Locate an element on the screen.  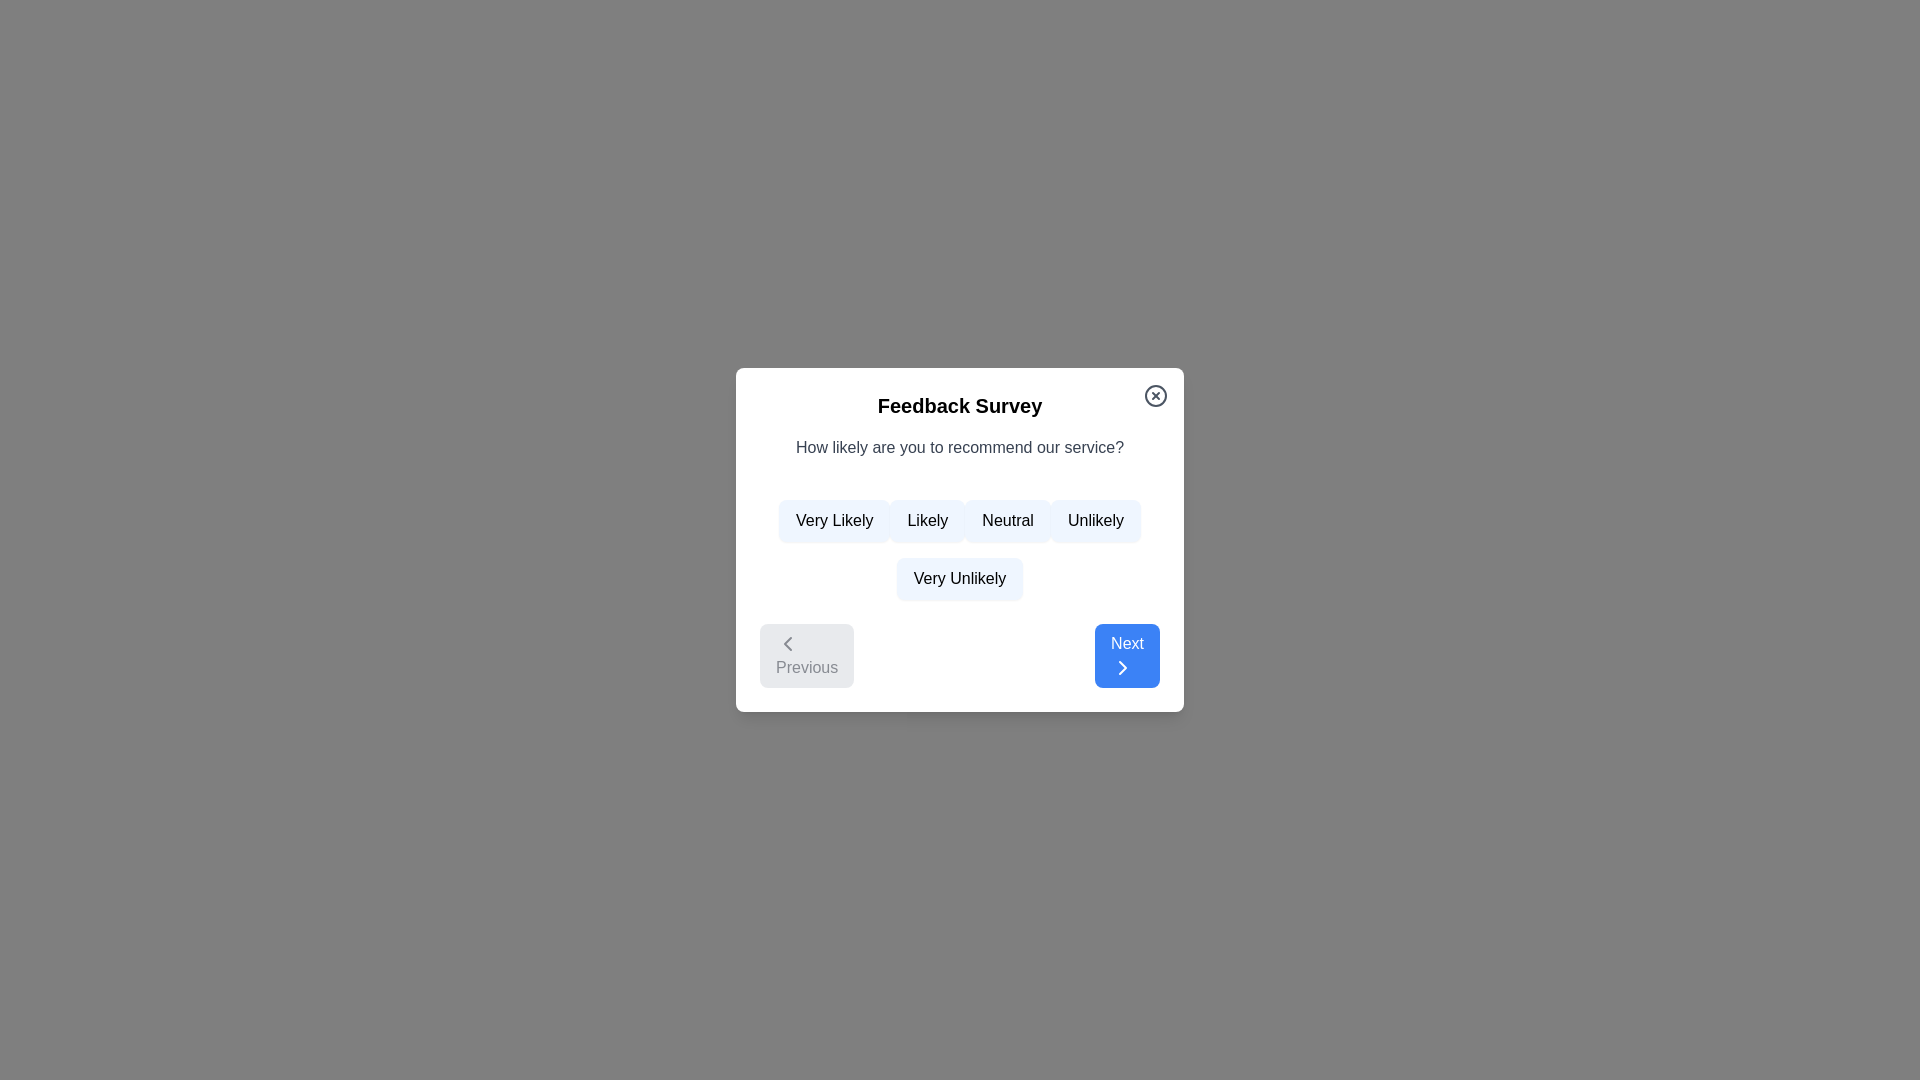
the blue rectangular button labeled 'Next' with a right-chevron icon located at the bottom-right corner of the feedback survey dialog is located at coordinates (1127, 655).